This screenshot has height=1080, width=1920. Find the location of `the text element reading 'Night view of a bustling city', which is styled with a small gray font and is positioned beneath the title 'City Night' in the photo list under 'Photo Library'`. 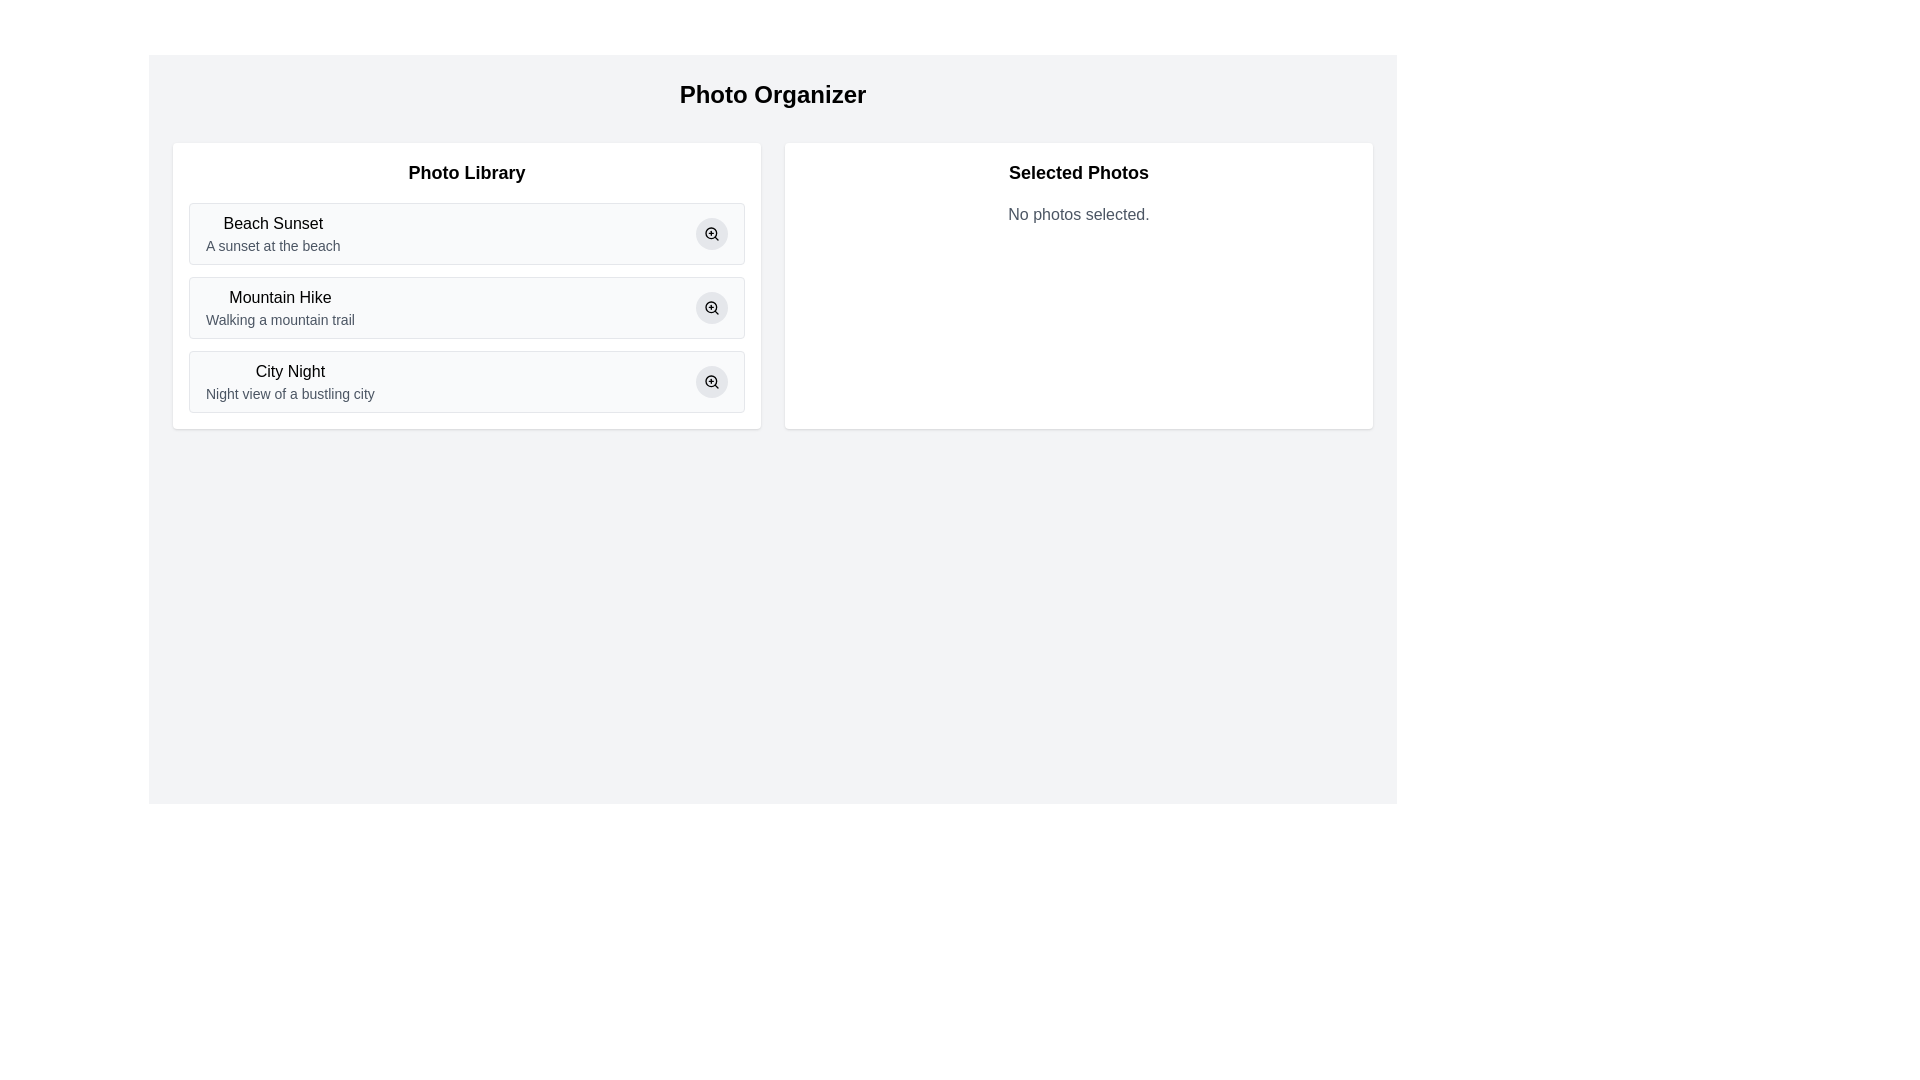

the text element reading 'Night view of a bustling city', which is styled with a small gray font and is positioned beneath the title 'City Night' in the photo list under 'Photo Library' is located at coordinates (289, 393).